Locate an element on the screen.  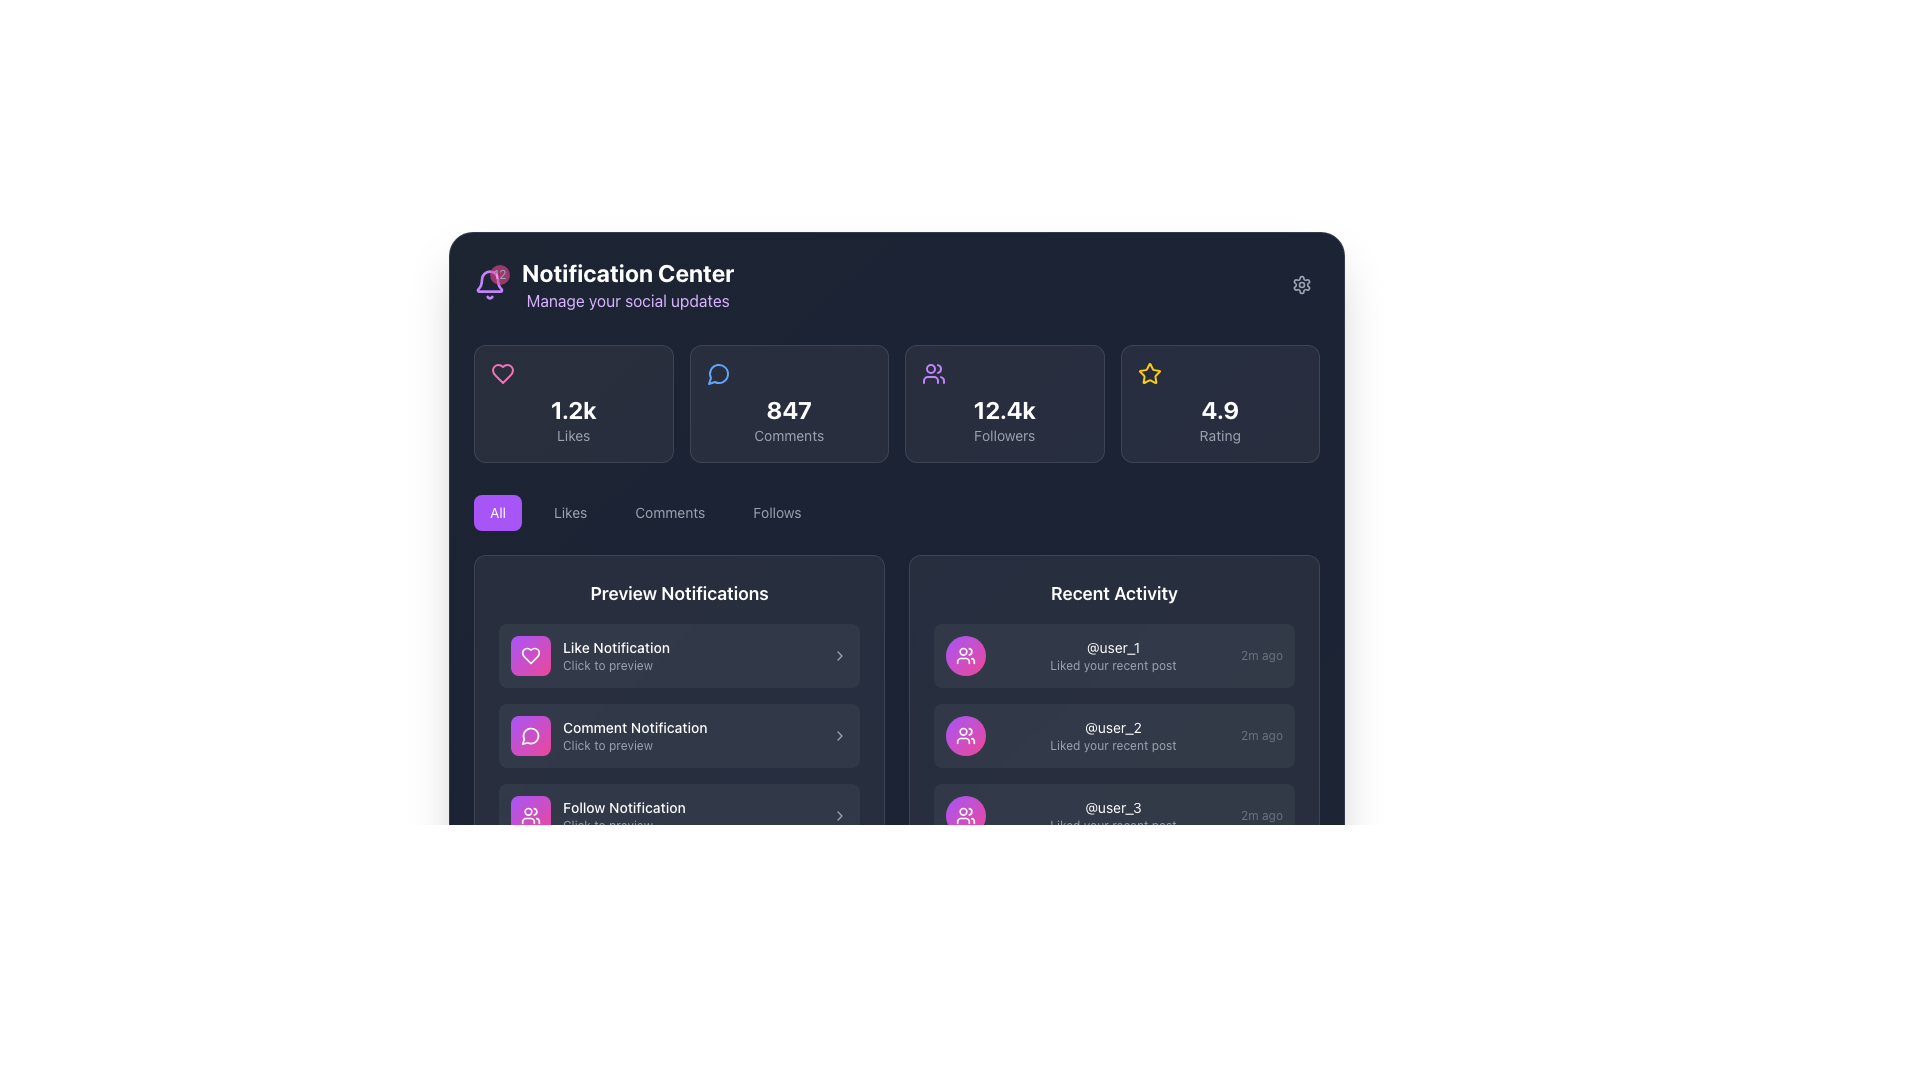
the Notification Badge, which is a small circular badge with a pink background and white text indicating '12', located on the top-right corner of a notification bell icon is located at coordinates (499, 274).